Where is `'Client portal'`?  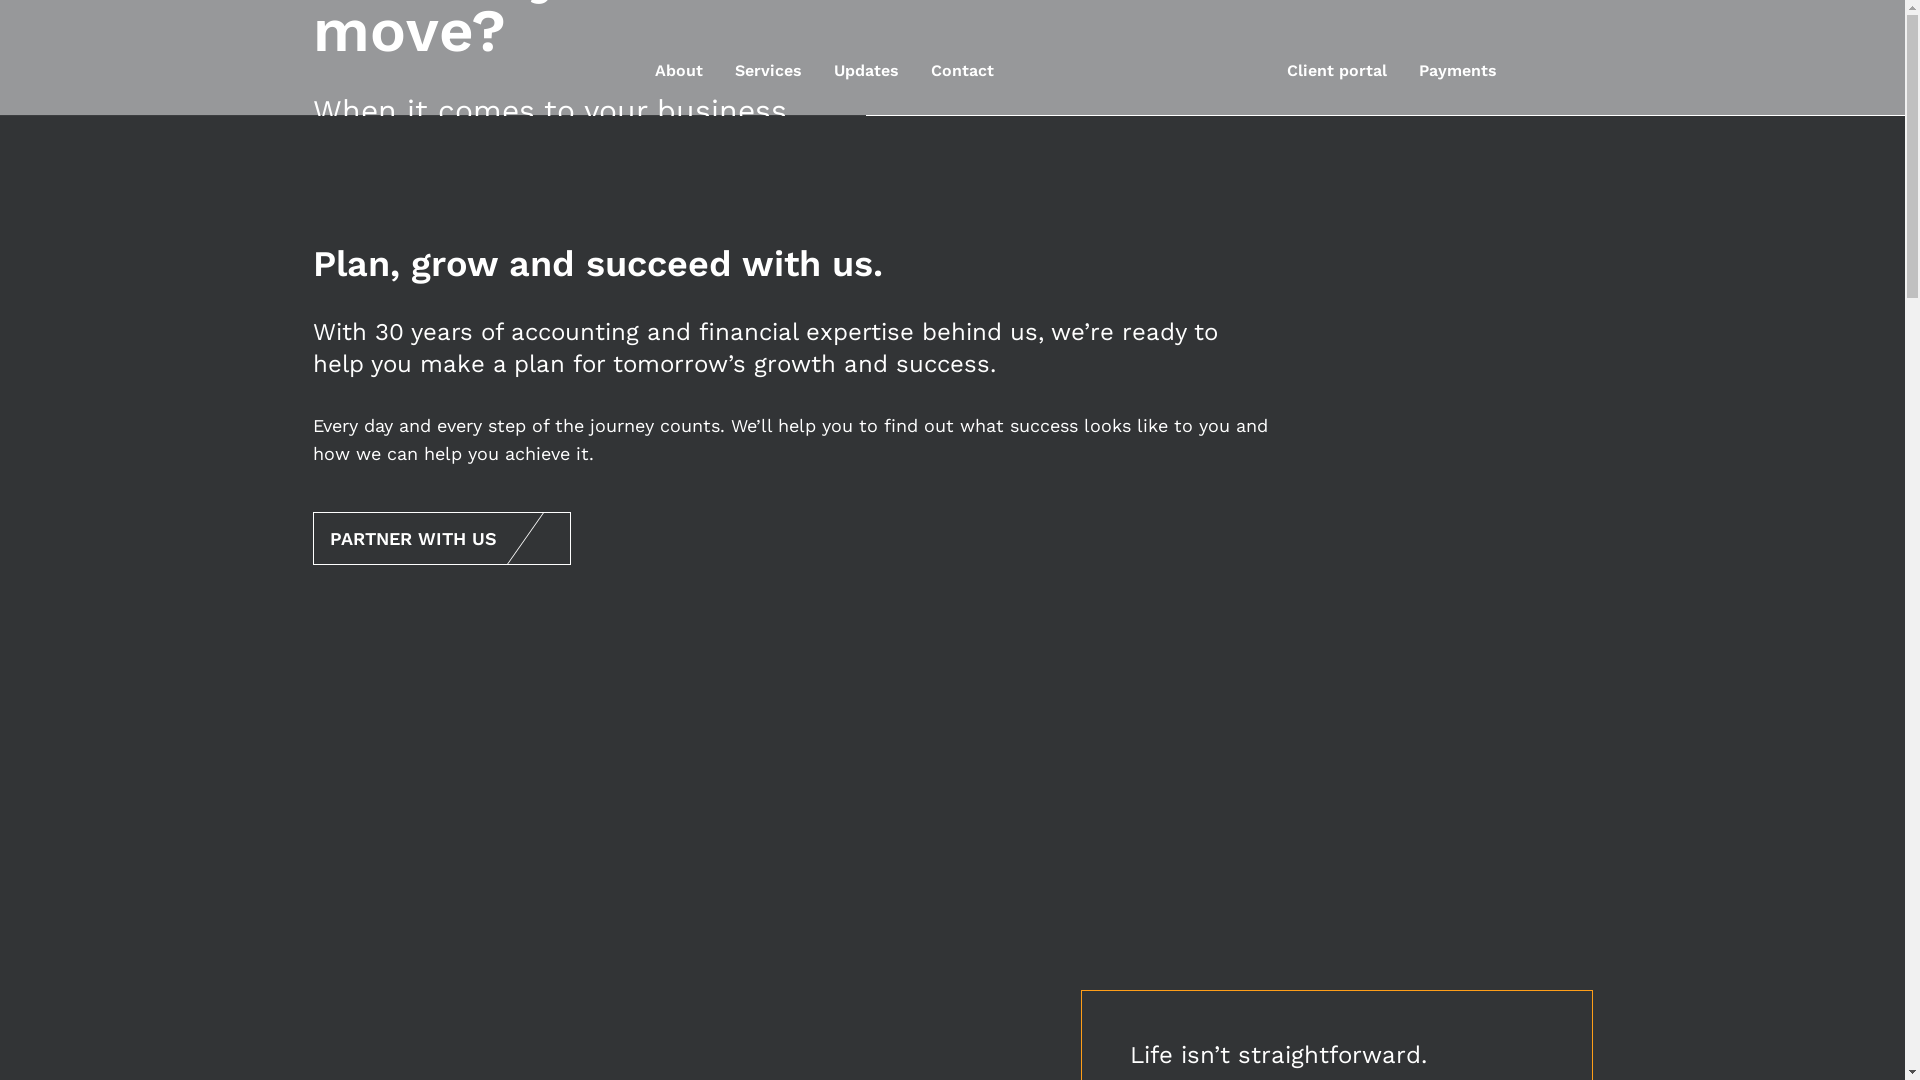 'Client portal' is located at coordinates (1335, 56).